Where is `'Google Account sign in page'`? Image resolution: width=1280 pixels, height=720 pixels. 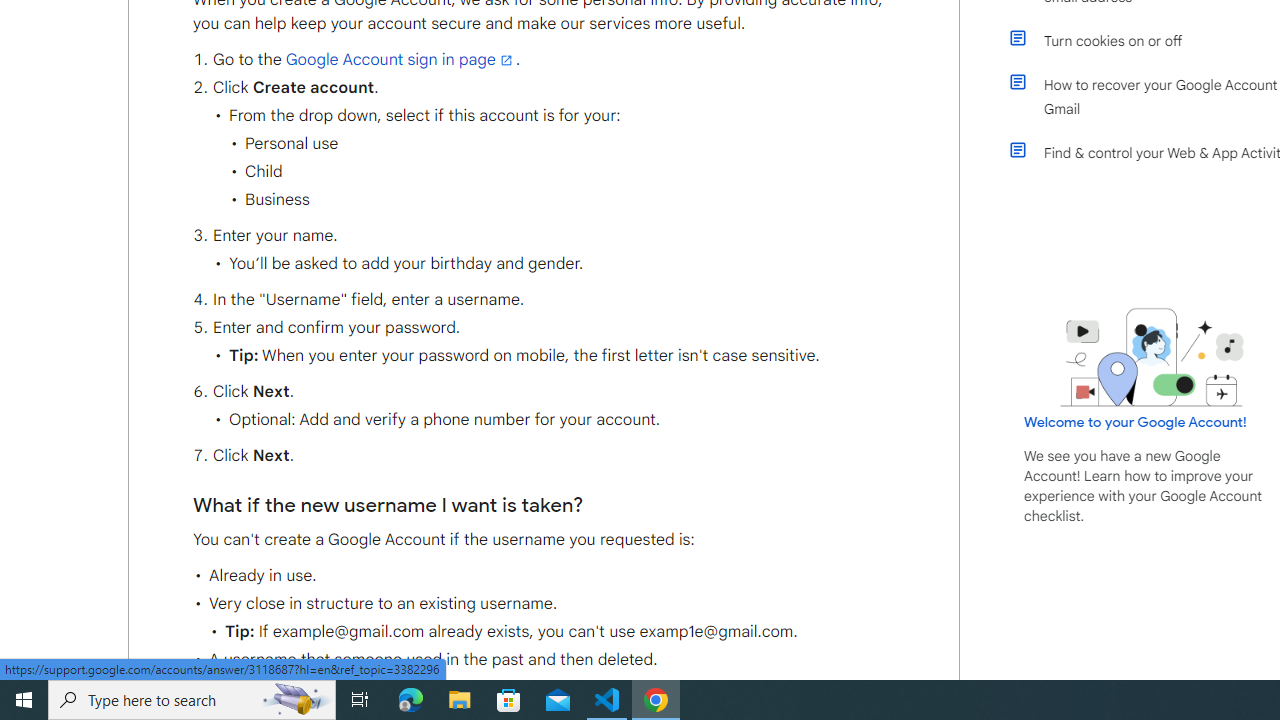 'Google Account sign in page' is located at coordinates (400, 58).